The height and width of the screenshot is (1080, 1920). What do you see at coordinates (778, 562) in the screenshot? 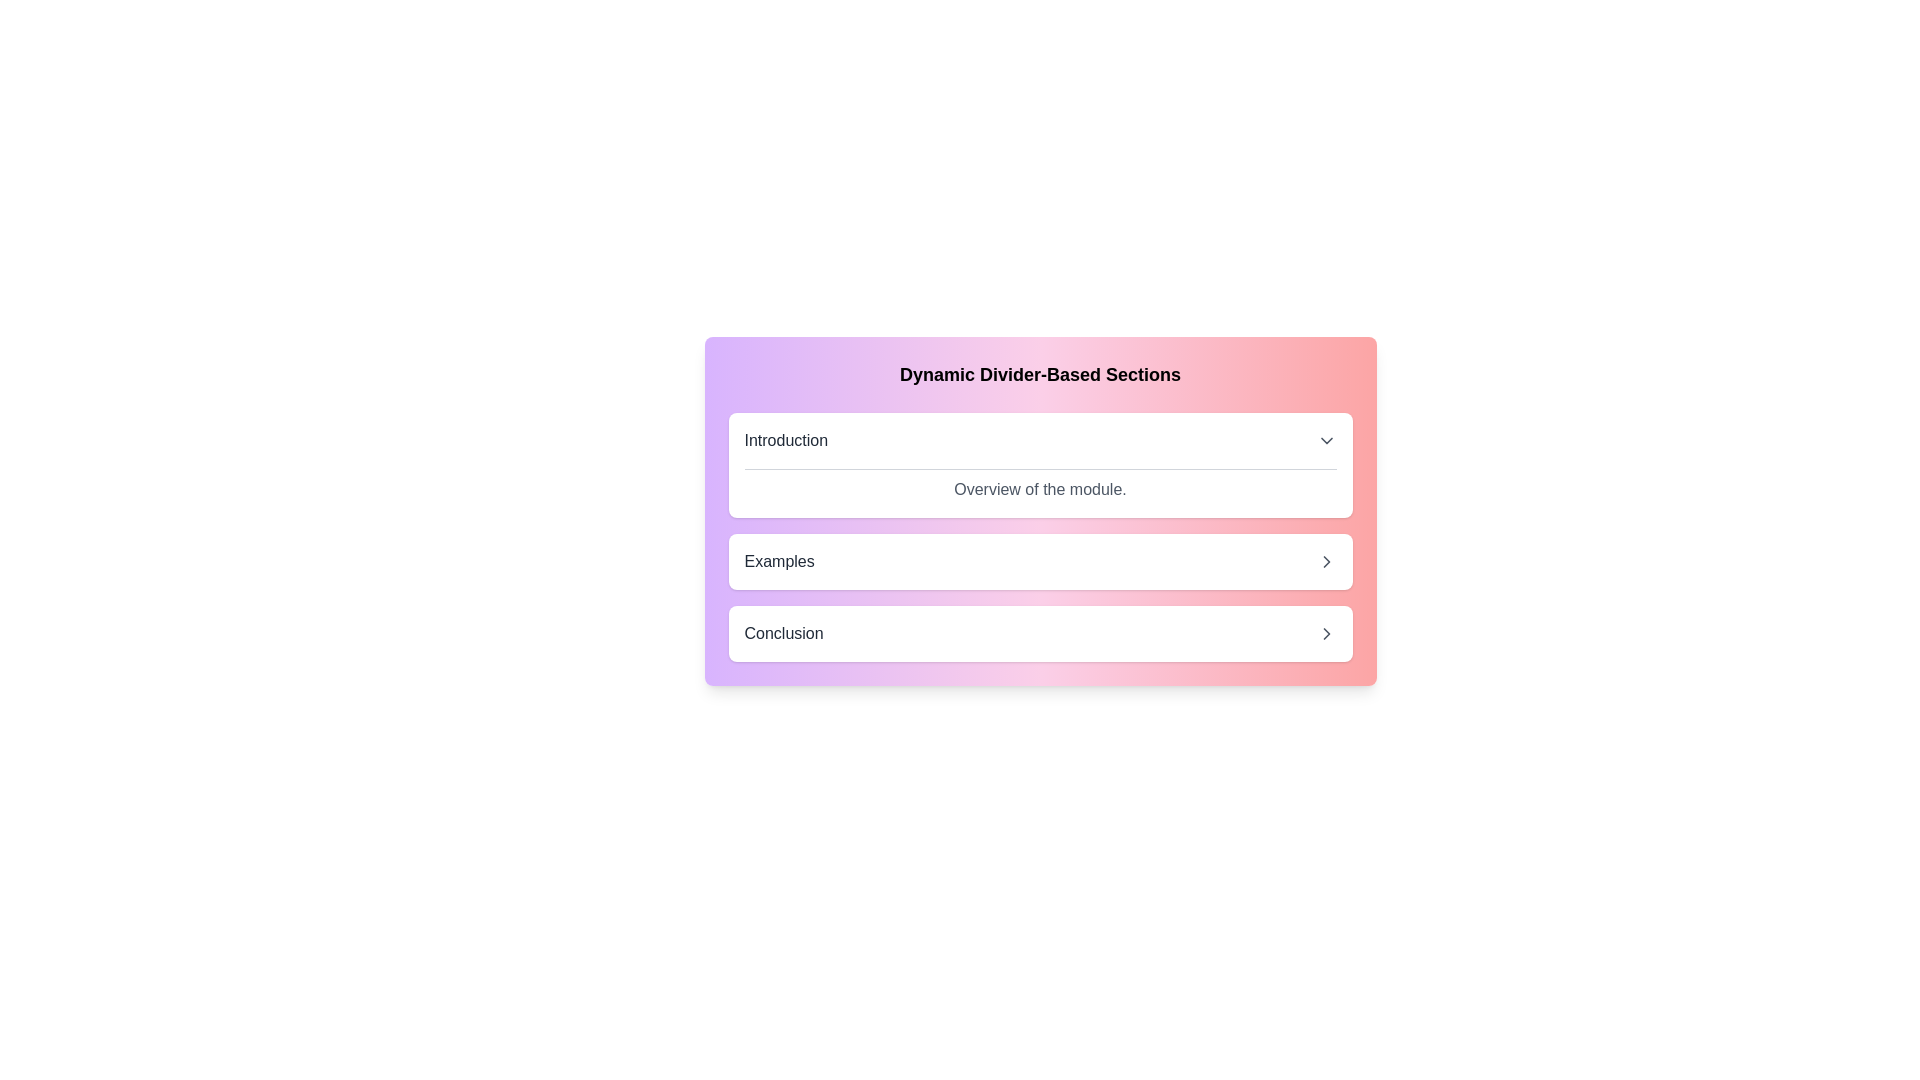
I see `the text label indicating the content or purpose of the associated section, located between the 'Introduction' and 'Conclusion' sections in the second section of the vertically stacked list` at bounding box center [778, 562].